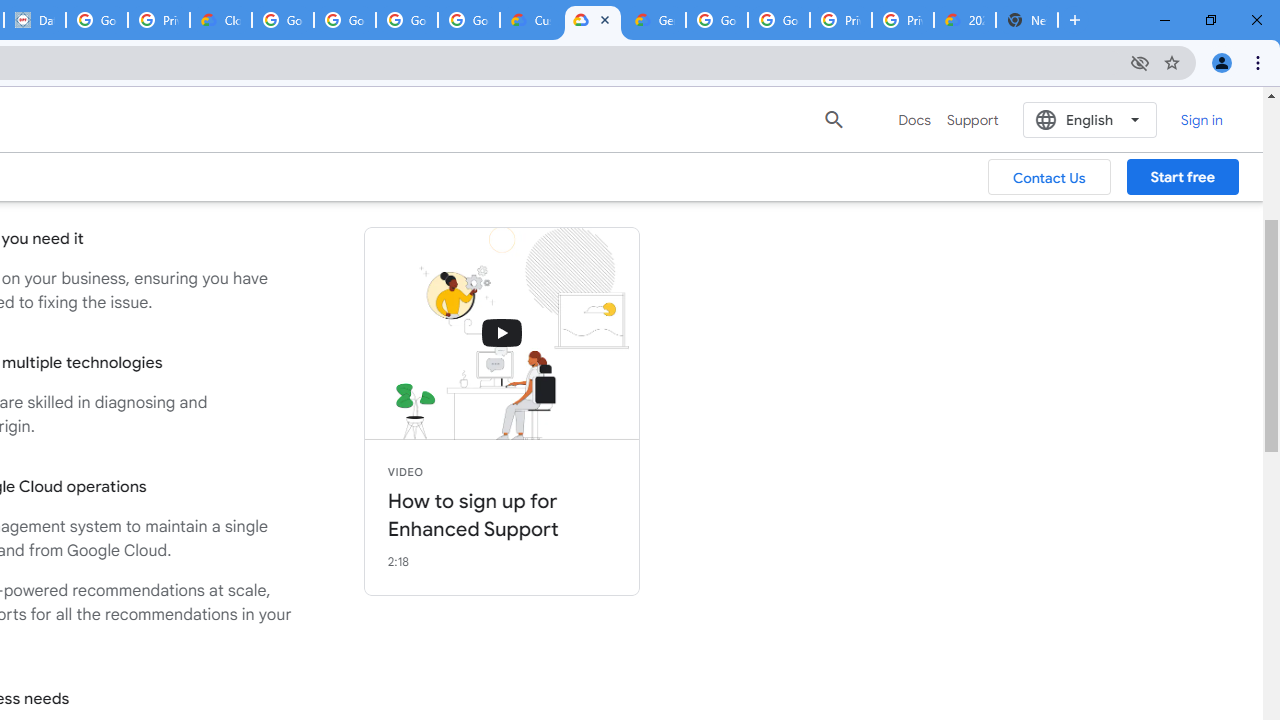 This screenshot has height=720, width=1280. What do you see at coordinates (406, 20) in the screenshot?
I see `'Google Workspace - Specific Terms'` at bounding box center [406, 20].